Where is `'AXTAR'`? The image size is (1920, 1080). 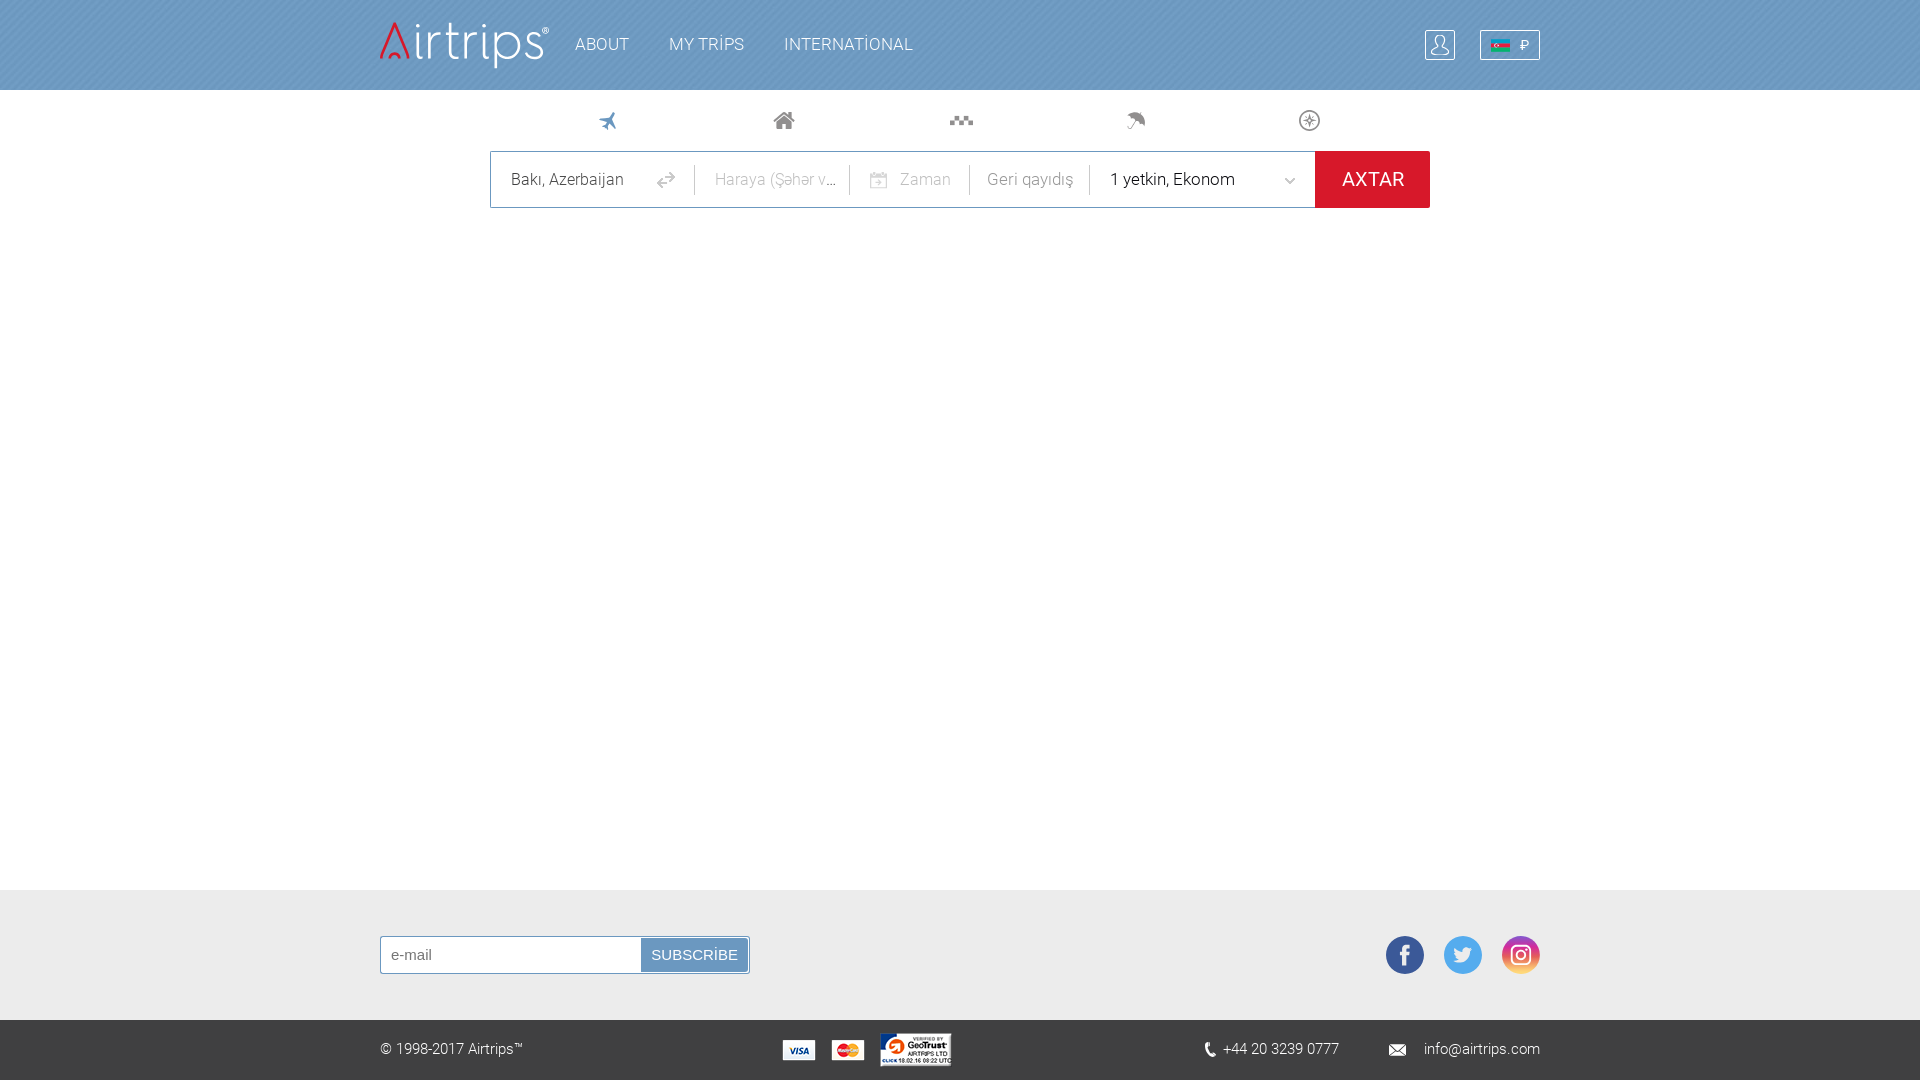 'AXTAR' is located at coordinates (1371, 178).